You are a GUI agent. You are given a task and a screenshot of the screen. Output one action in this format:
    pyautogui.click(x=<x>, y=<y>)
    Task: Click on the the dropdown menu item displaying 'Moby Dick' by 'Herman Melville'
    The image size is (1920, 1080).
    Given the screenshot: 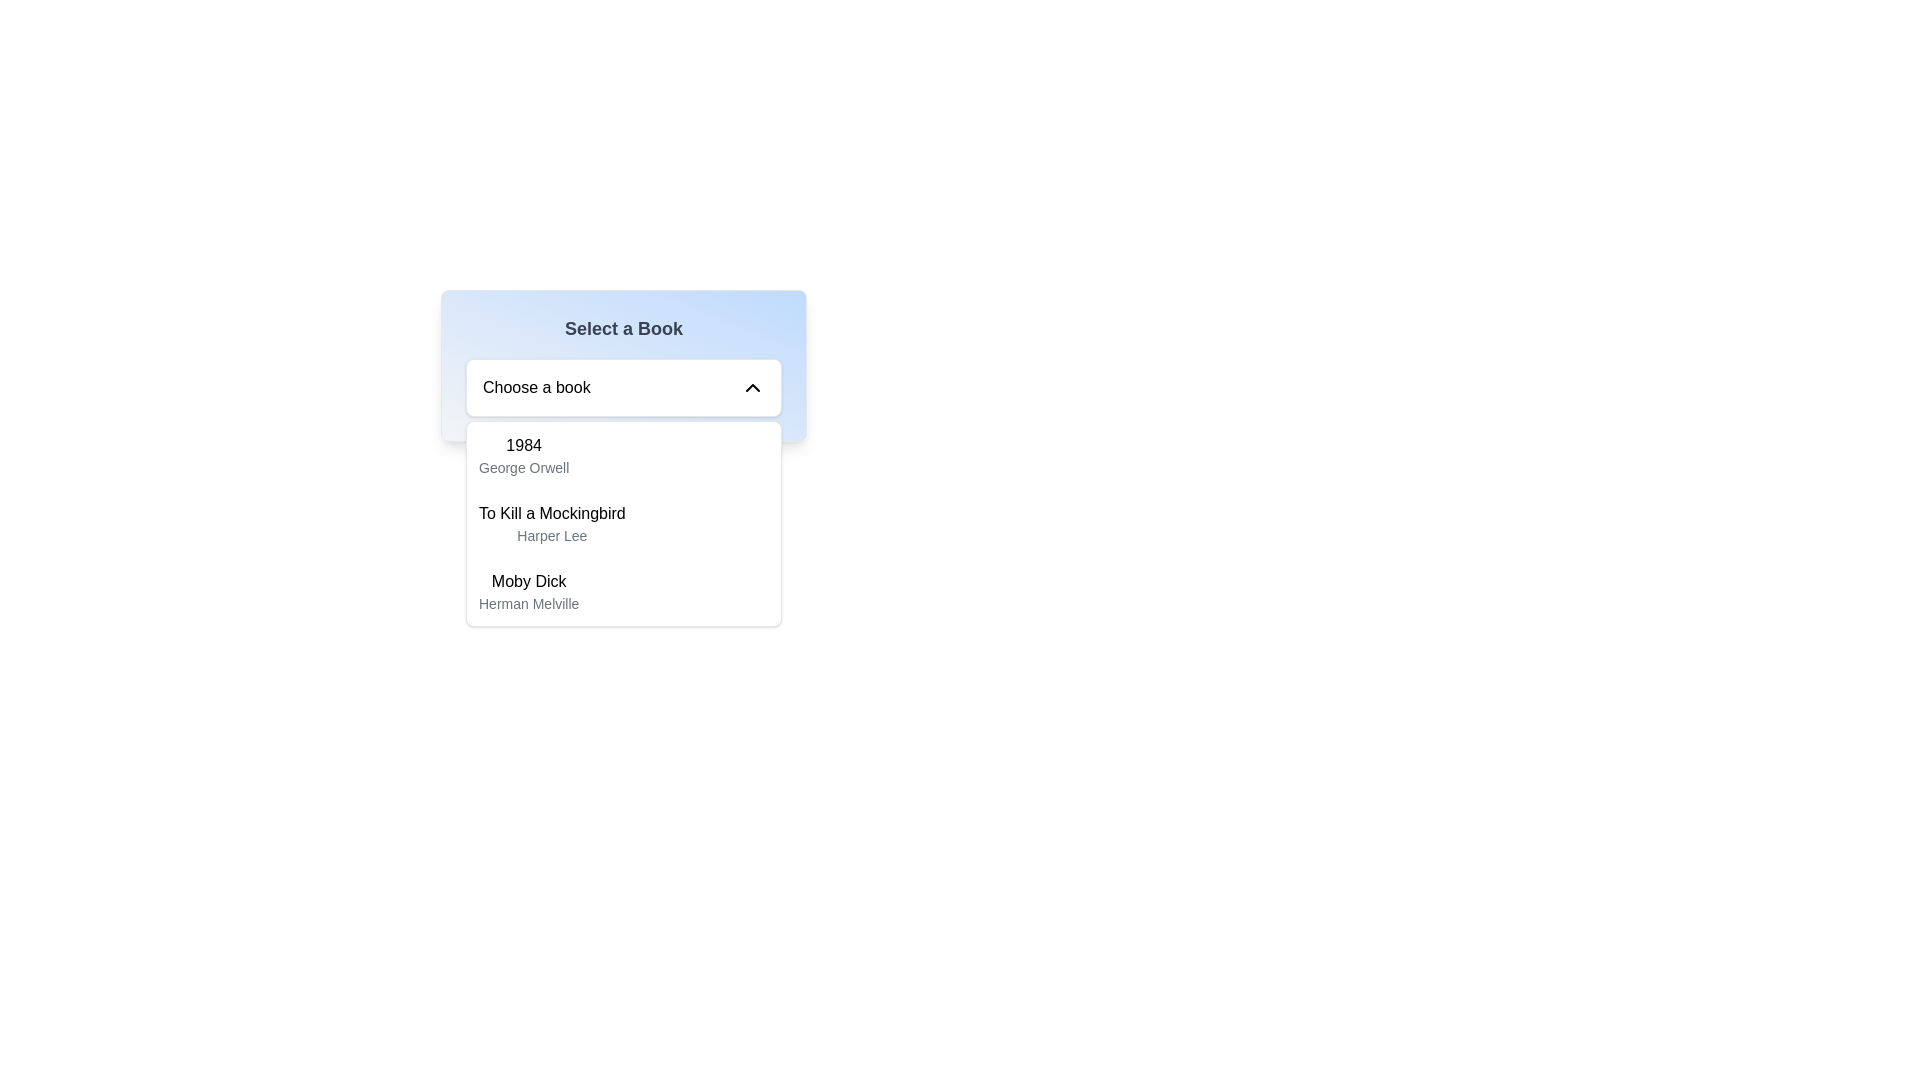 What is the action you would take?
    pyautogui.click(x=529, y=590)
    